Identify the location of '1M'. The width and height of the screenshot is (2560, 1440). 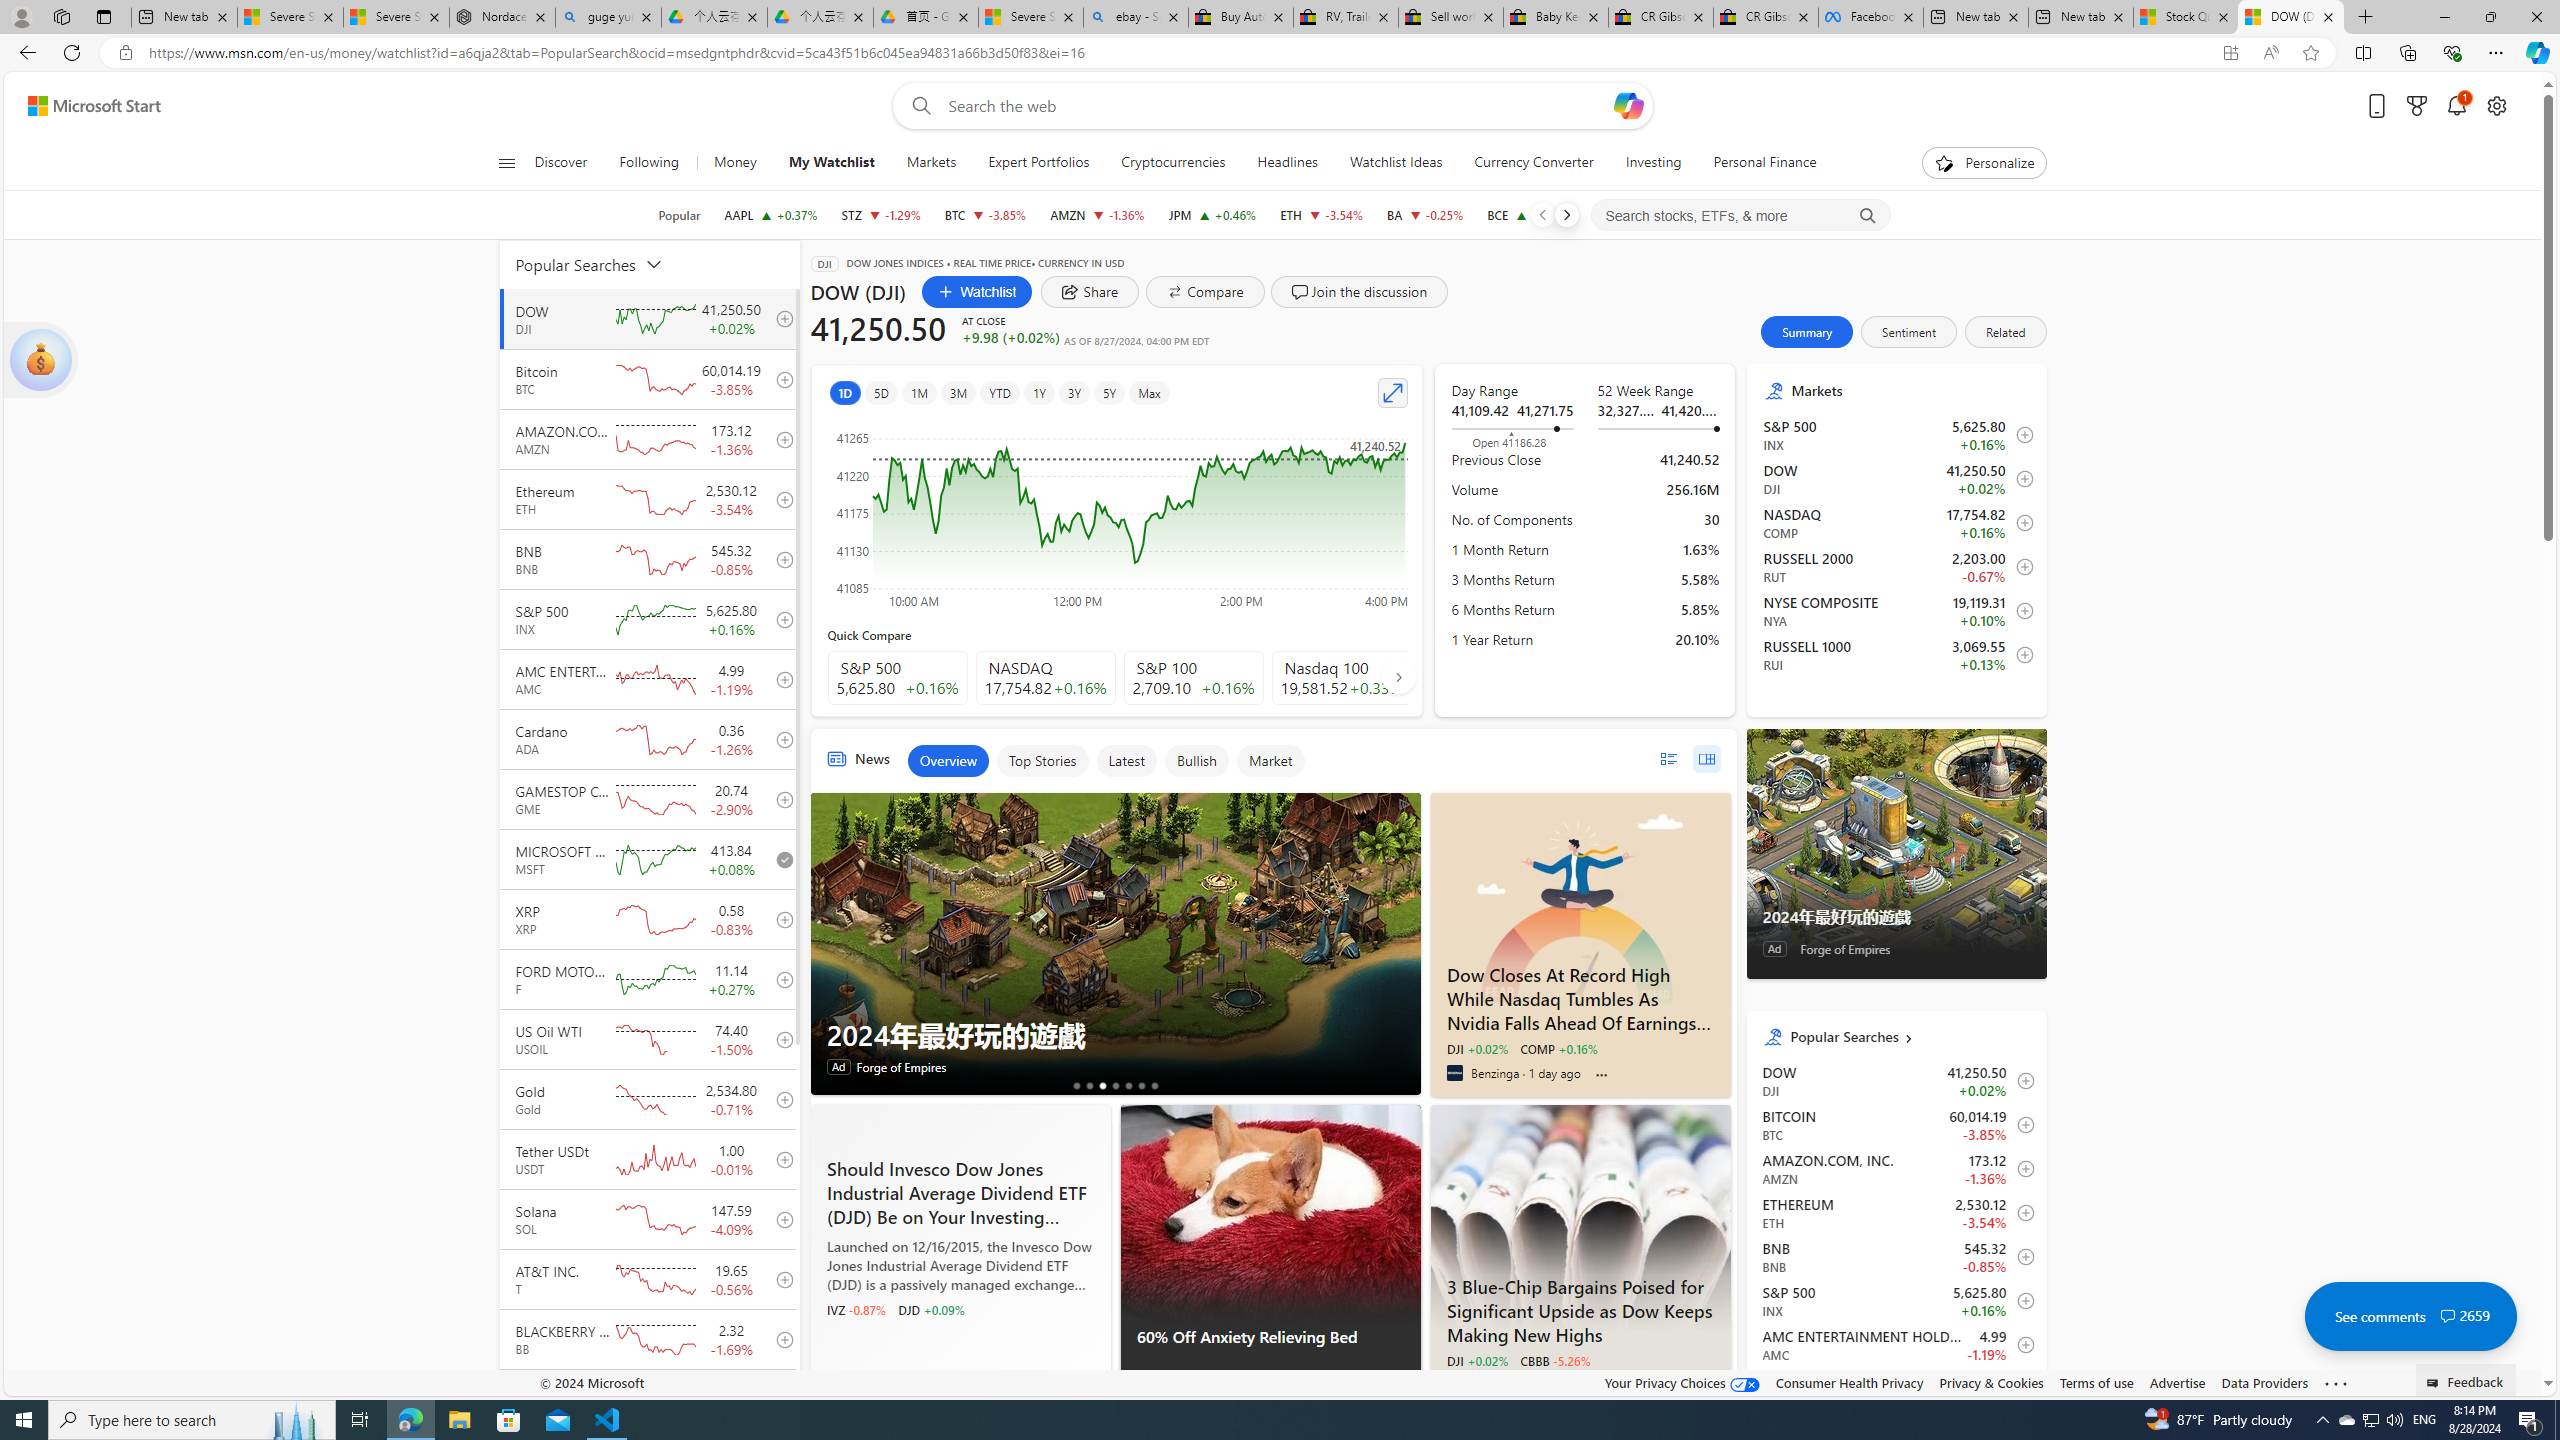
(918, 392).